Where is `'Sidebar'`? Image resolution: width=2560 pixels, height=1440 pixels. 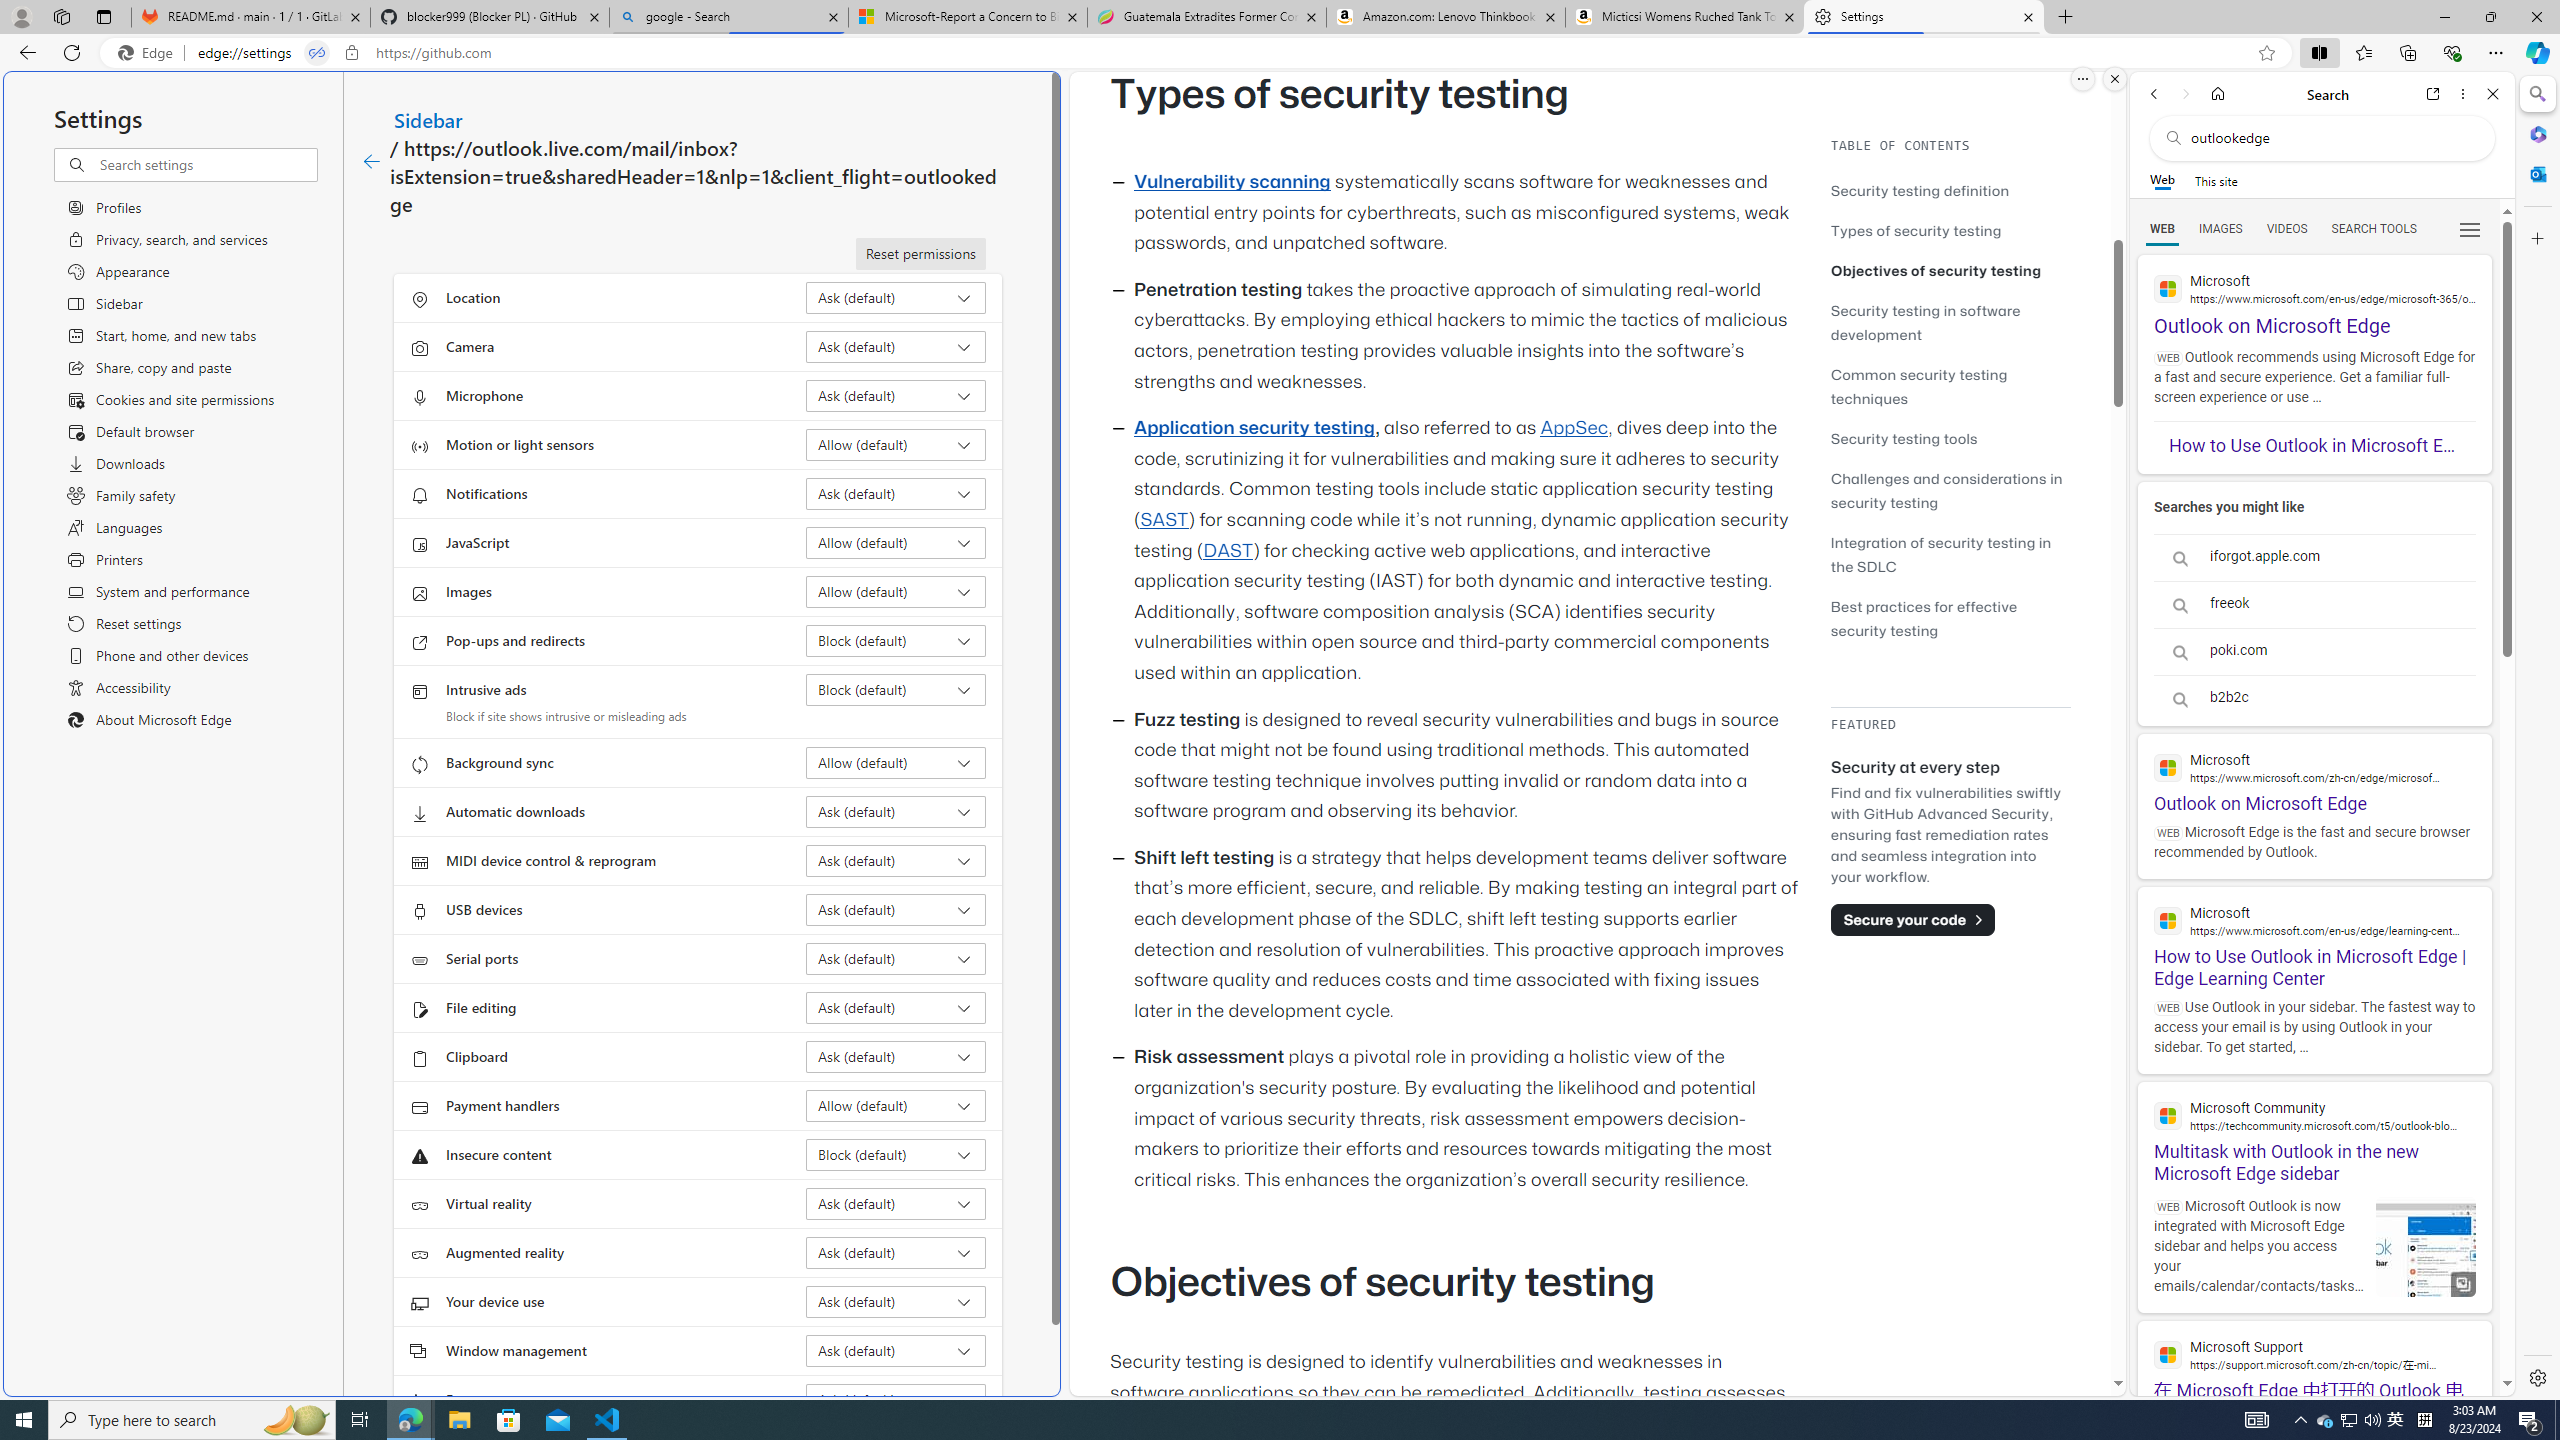 'Sidebar' is located at coordinates (428, 118).